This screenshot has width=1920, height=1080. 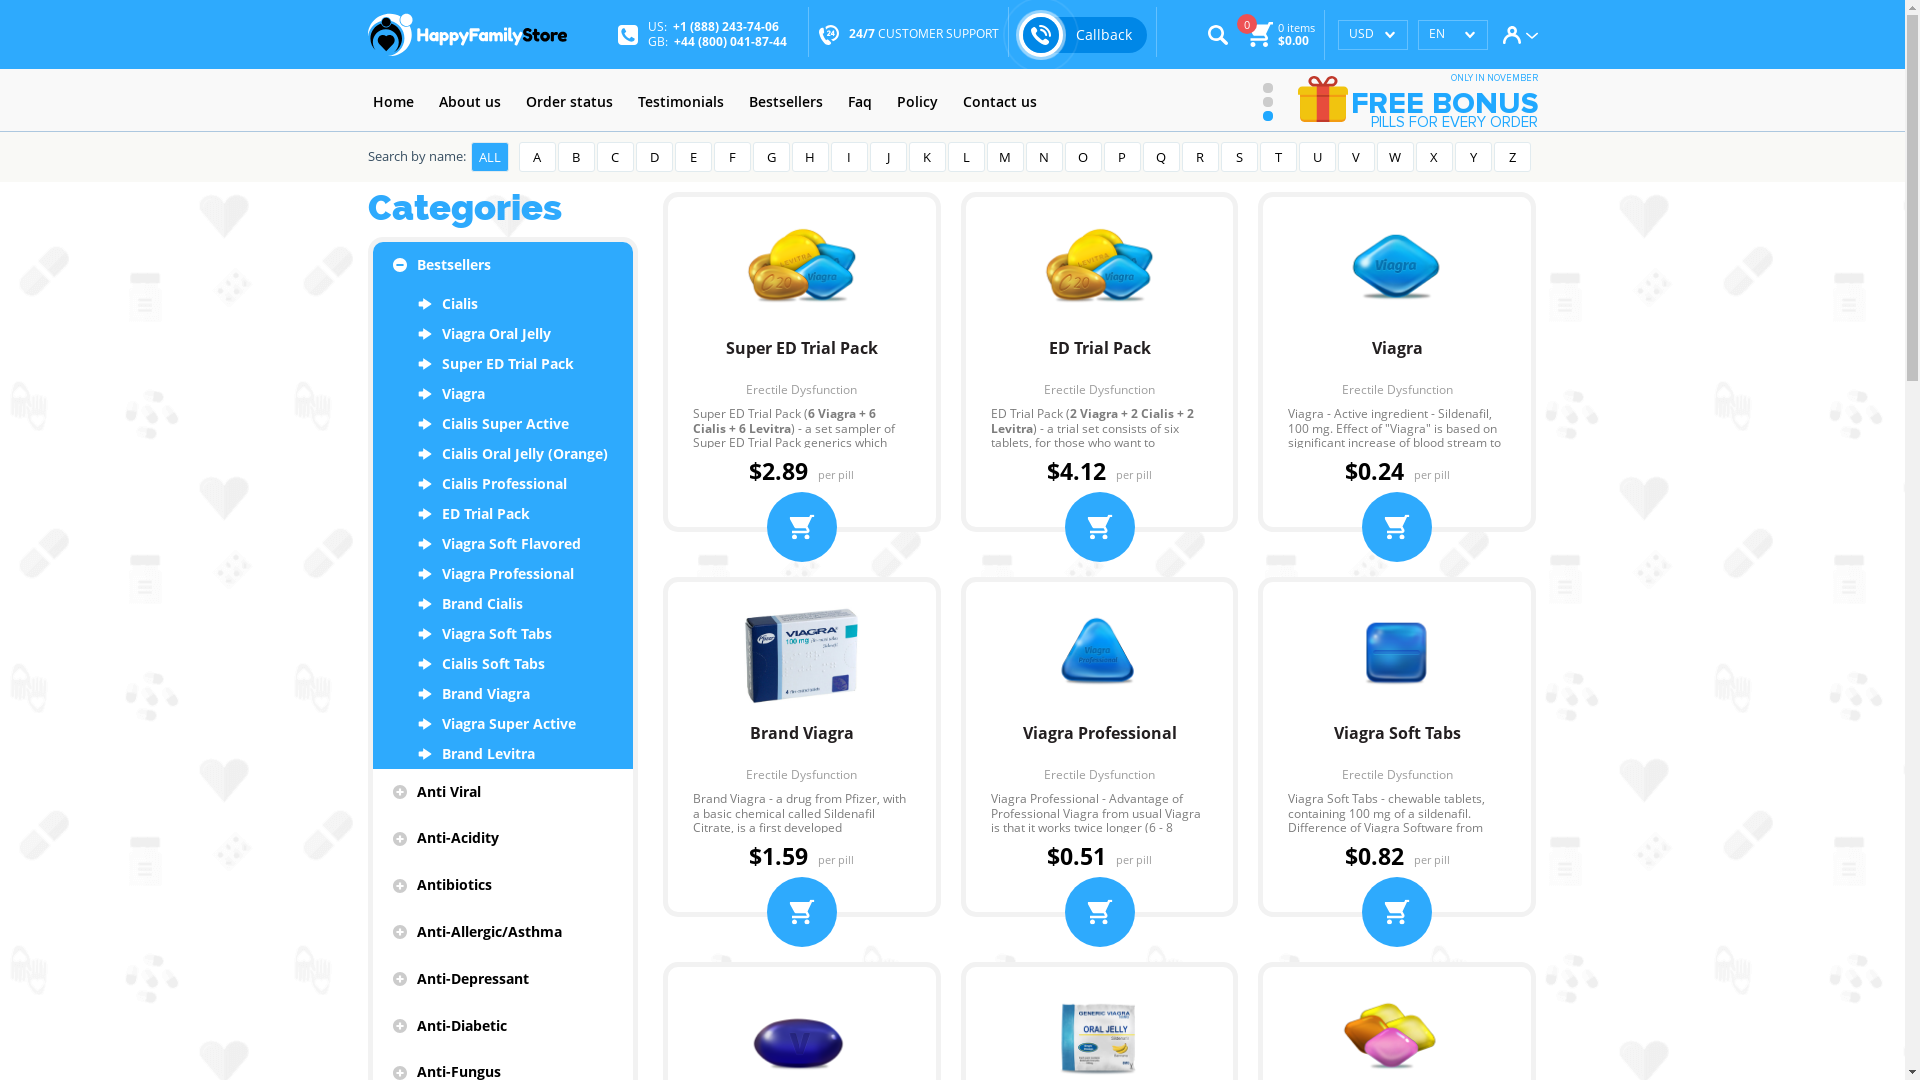 What do you see at coordinates (469, 102) in the screenshot?
I see `'about us'` at bounding box center [469, 102].